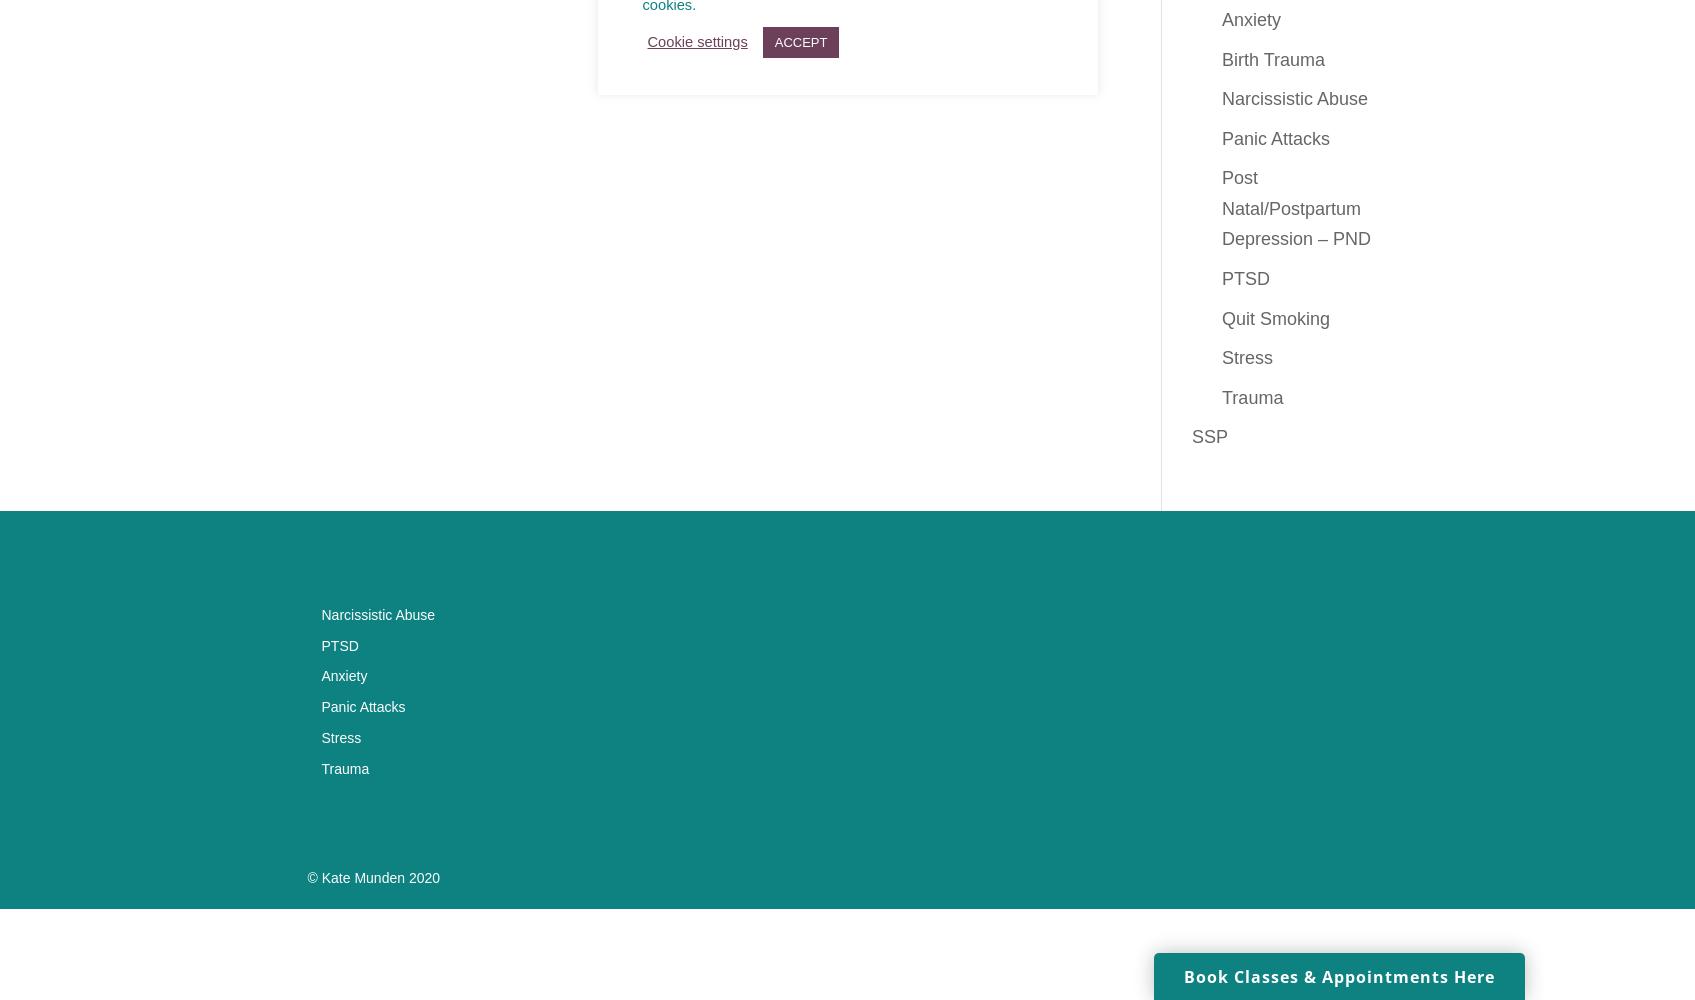 This screenshot has width=1695, height=1000. What do you see at coordinates (372, 878) in the screenshot?
I see `'© Kate Munden 2020'` at bounding box center [372, 878].